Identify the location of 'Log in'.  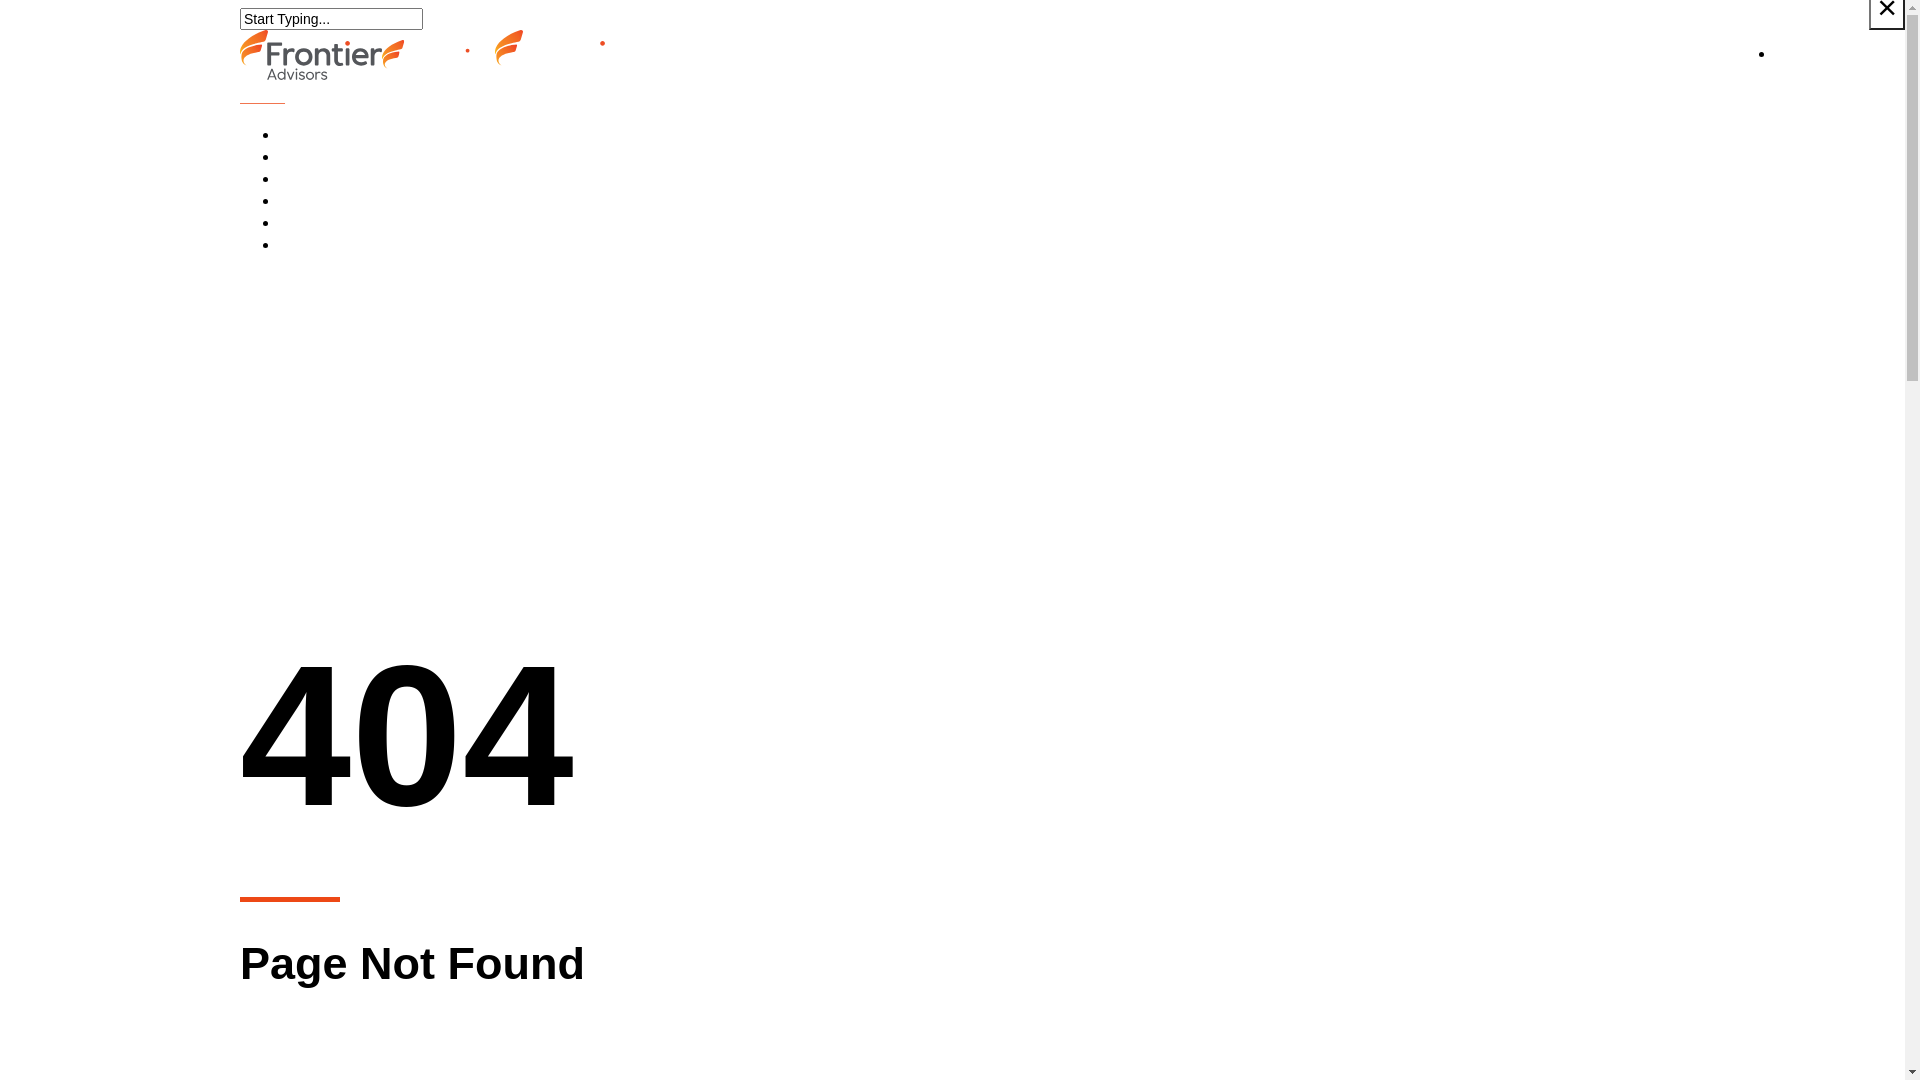
(1795, 53).